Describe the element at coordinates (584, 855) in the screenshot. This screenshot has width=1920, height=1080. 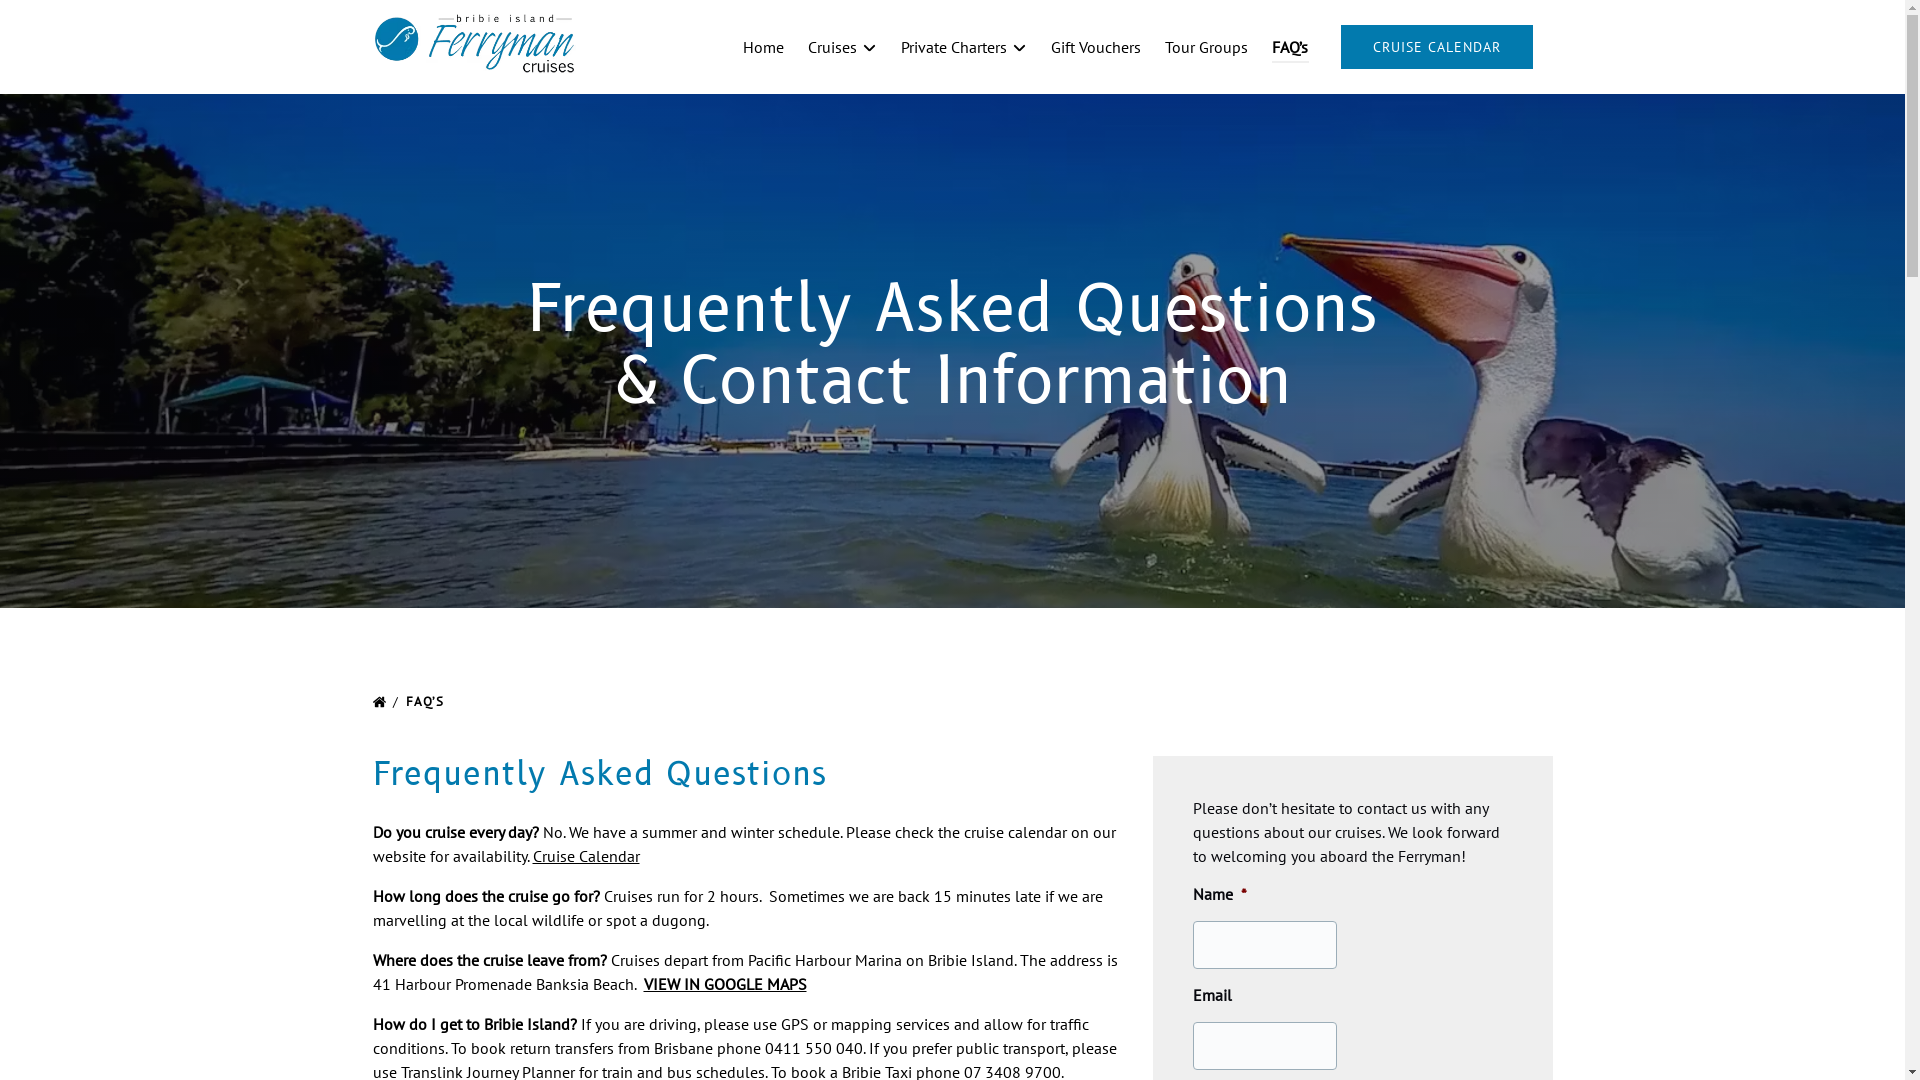
I see `'Cruise Calendar'` at that location.